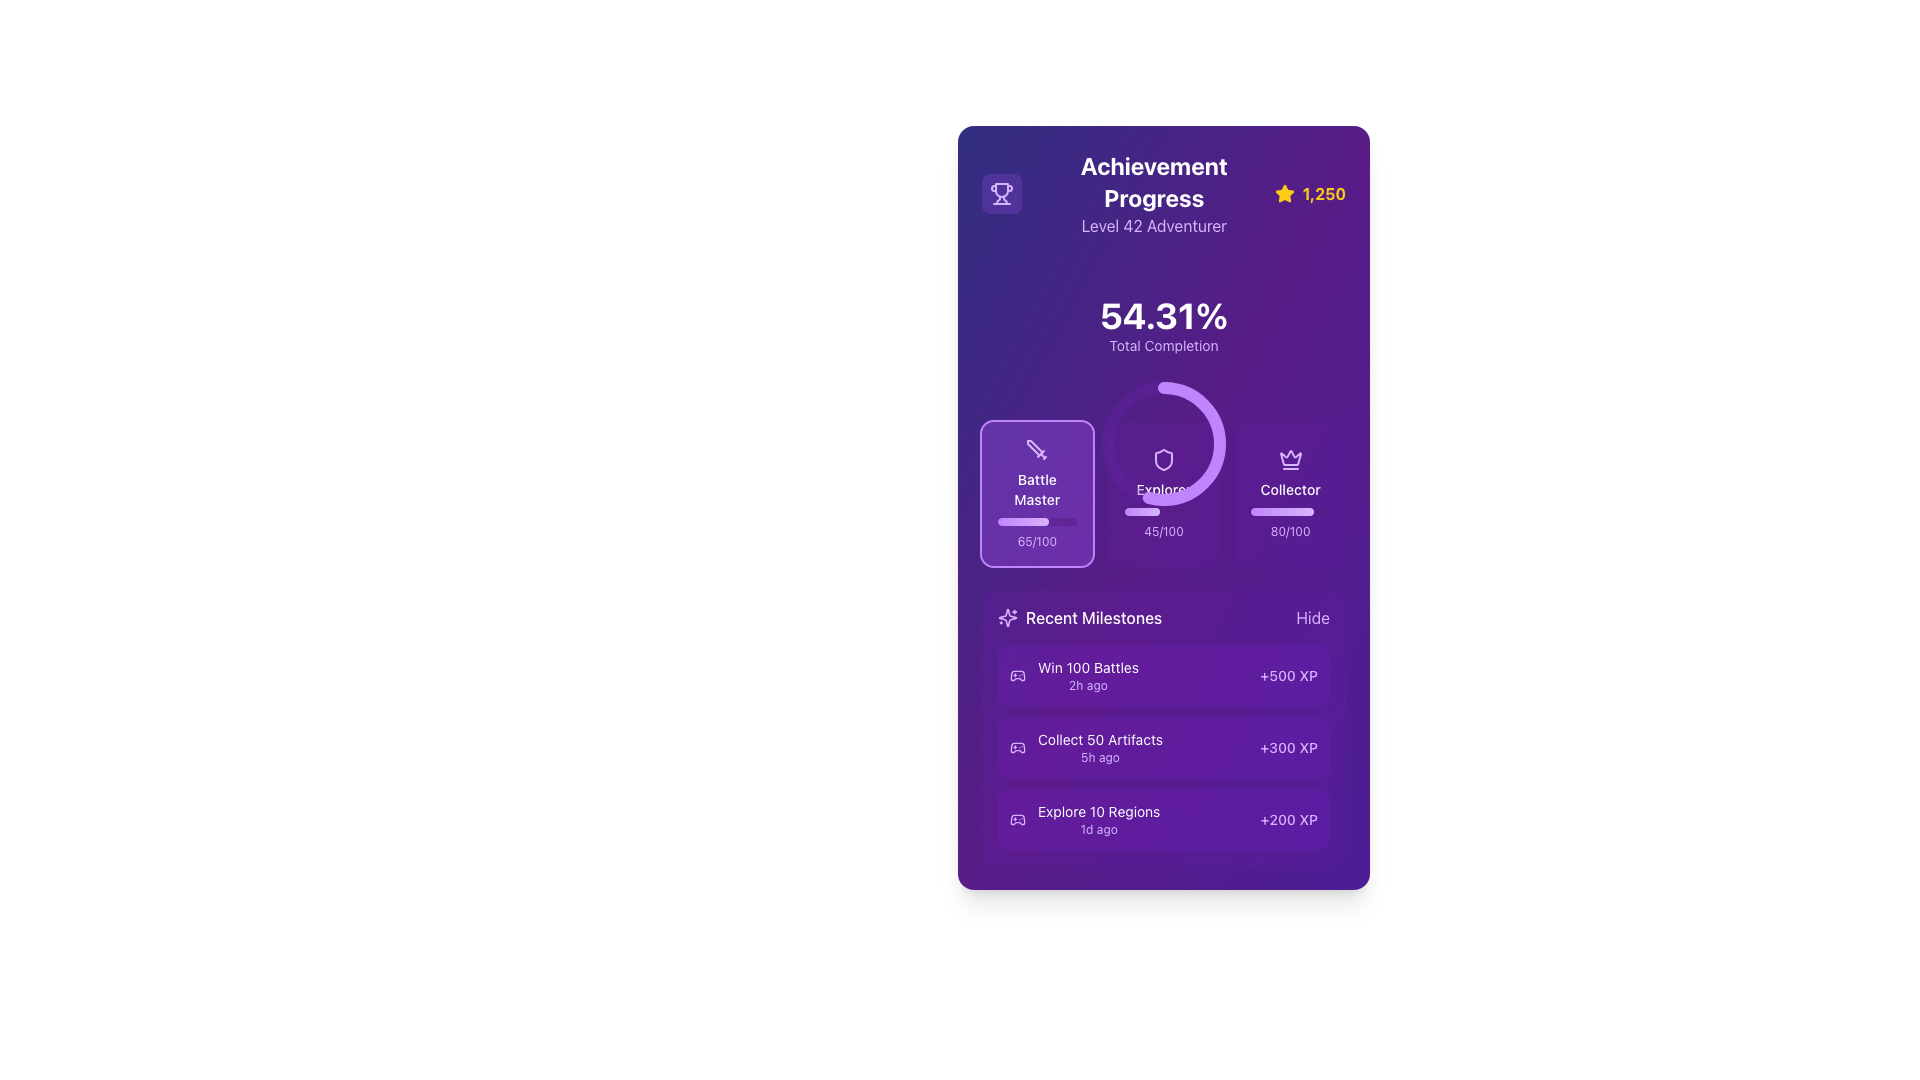 This screenshot has width=1920, height=1080. What do you see at coordinates (1142, 511) in the screenshot?
I see `the progress indicator within the progress bar, which is a rounded horizontal bar with a gradient from purple to lavender, located beneath the numerical progress information` at bounding box center [1142, 511].